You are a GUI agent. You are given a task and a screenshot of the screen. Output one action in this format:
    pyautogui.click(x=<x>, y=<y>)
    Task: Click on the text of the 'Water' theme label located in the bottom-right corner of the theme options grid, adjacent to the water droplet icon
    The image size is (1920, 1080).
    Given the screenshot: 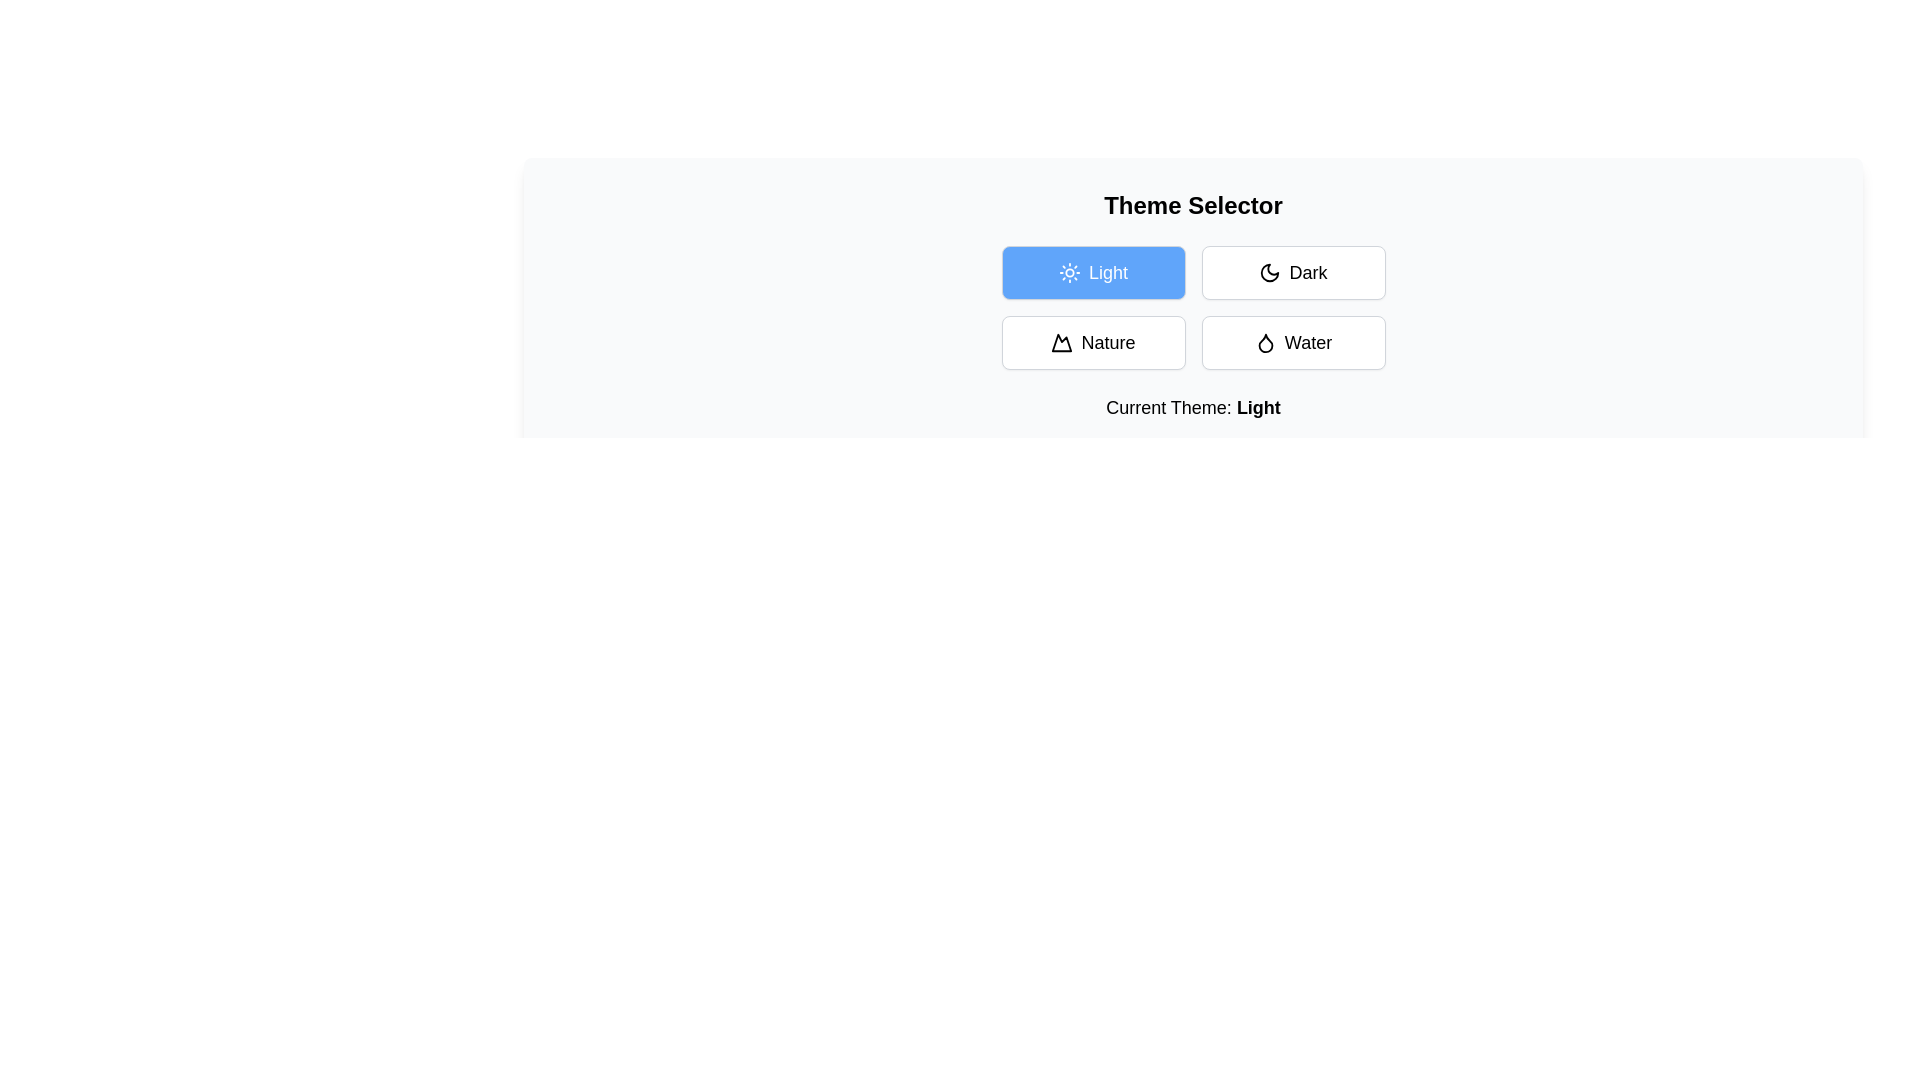 What is the action you would take?
    pyautogui.click(x=1308, y=342)
    